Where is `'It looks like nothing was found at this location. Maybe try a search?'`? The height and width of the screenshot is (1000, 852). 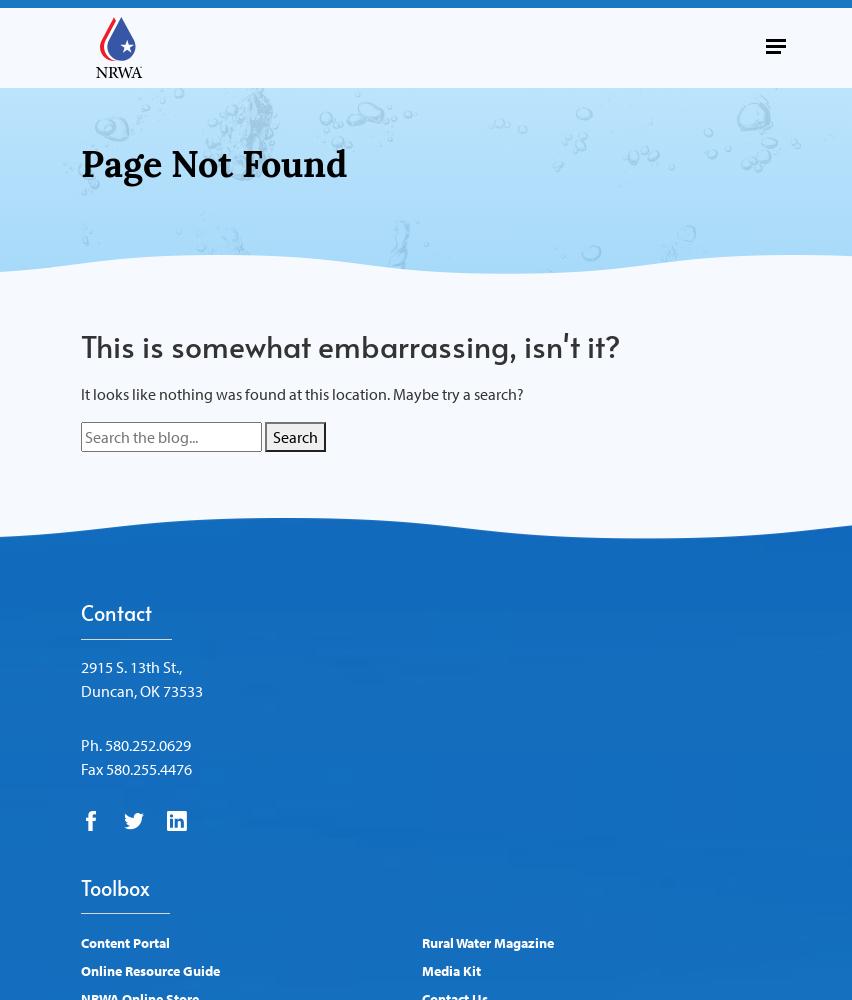 'It looks like nothing was found at this location. Maybe try a search?' is located at coordinates (301, 394).